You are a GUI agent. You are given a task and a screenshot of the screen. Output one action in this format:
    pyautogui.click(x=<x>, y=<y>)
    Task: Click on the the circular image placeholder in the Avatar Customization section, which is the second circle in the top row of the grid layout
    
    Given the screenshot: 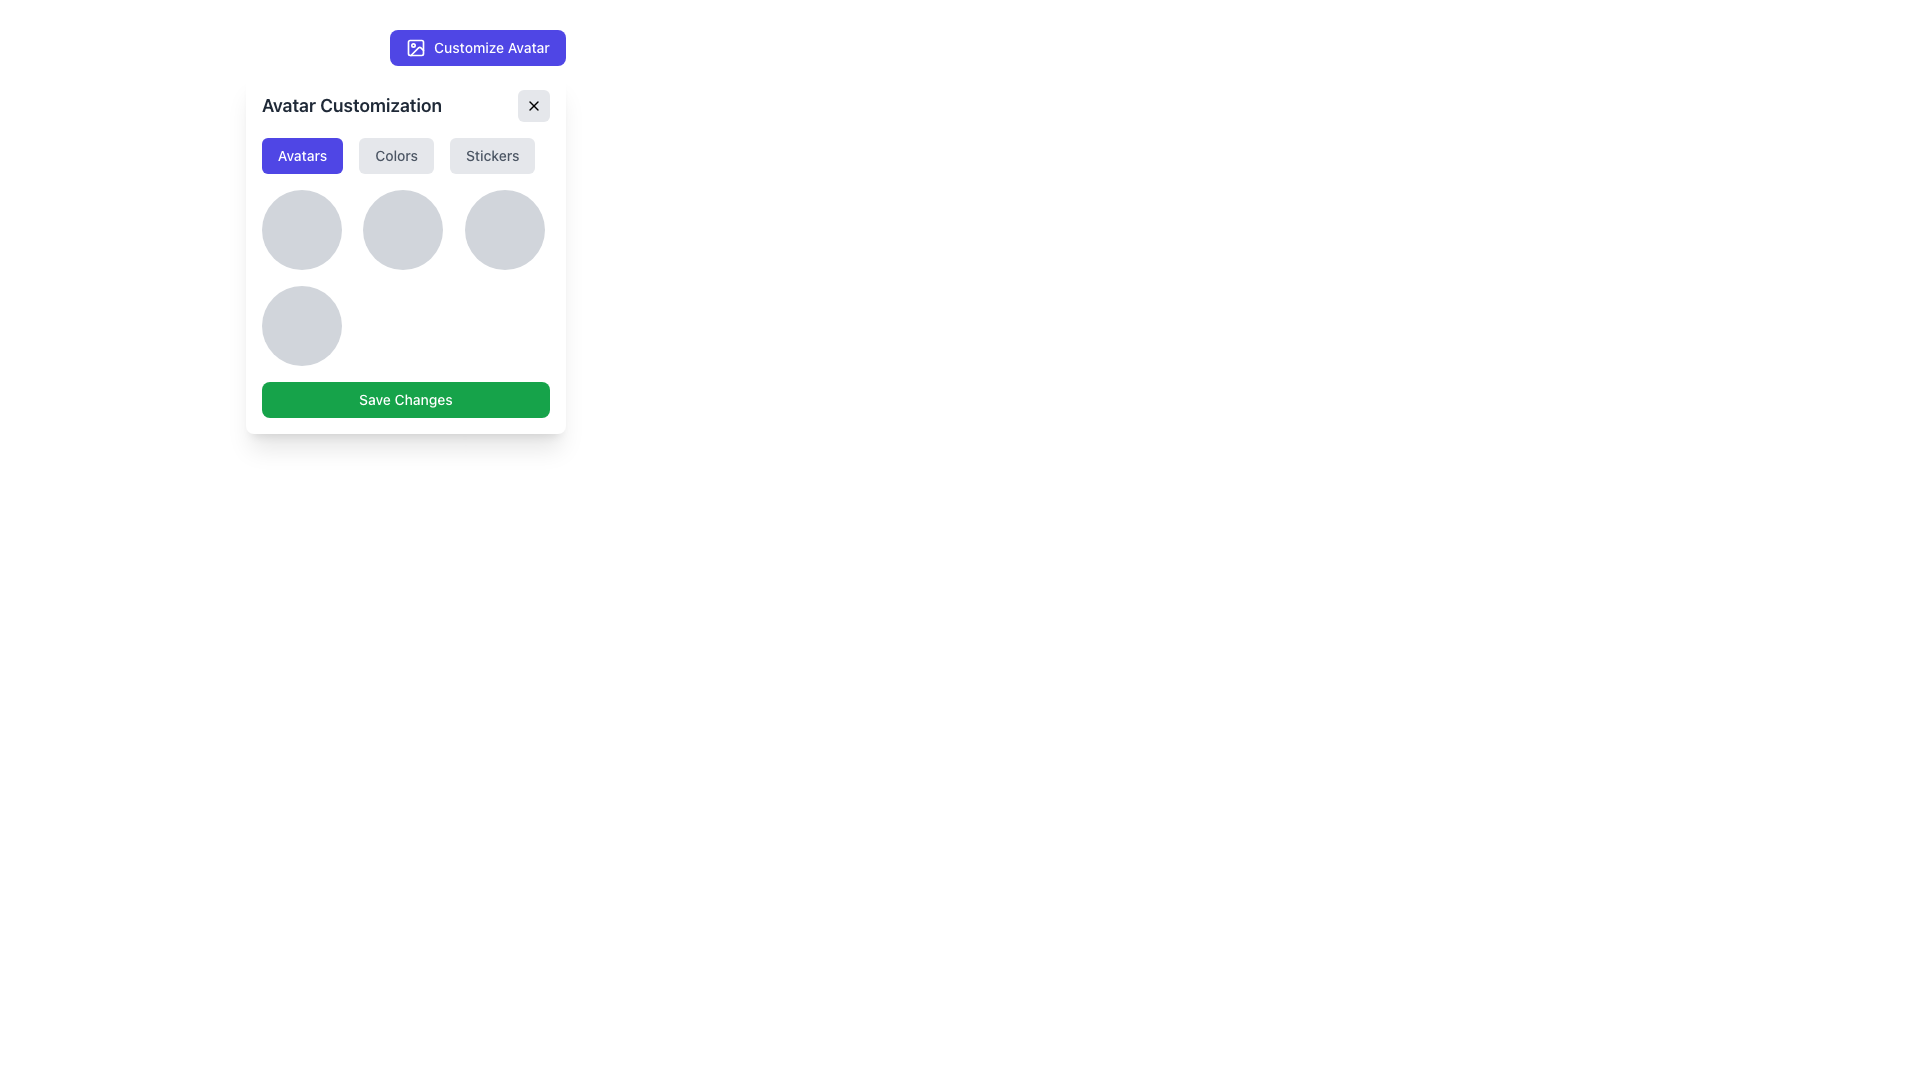 What is the action you would take?
    pyautogui.click(x=402, y=229)
    